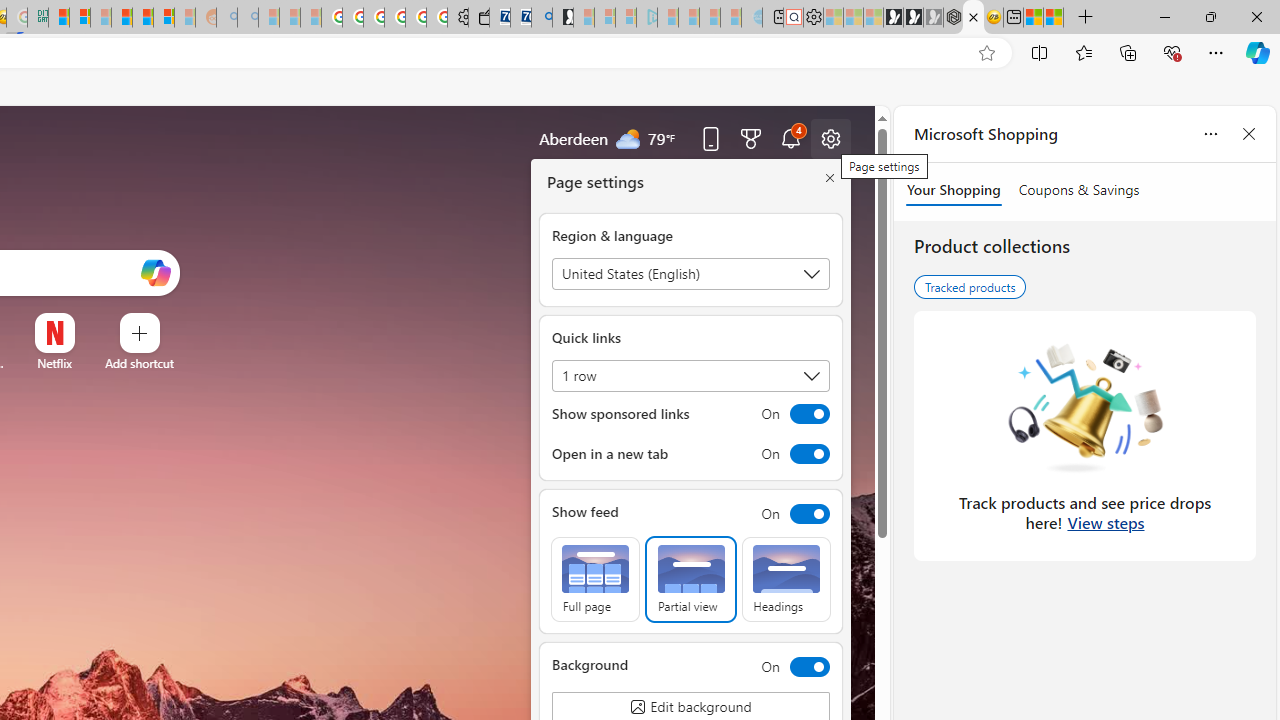  What do you see at coordinates (542, 17) in the screenshot?
I see `'Bing Real Estate - Home sales and rental listings'` at bounding box center [542, 17].